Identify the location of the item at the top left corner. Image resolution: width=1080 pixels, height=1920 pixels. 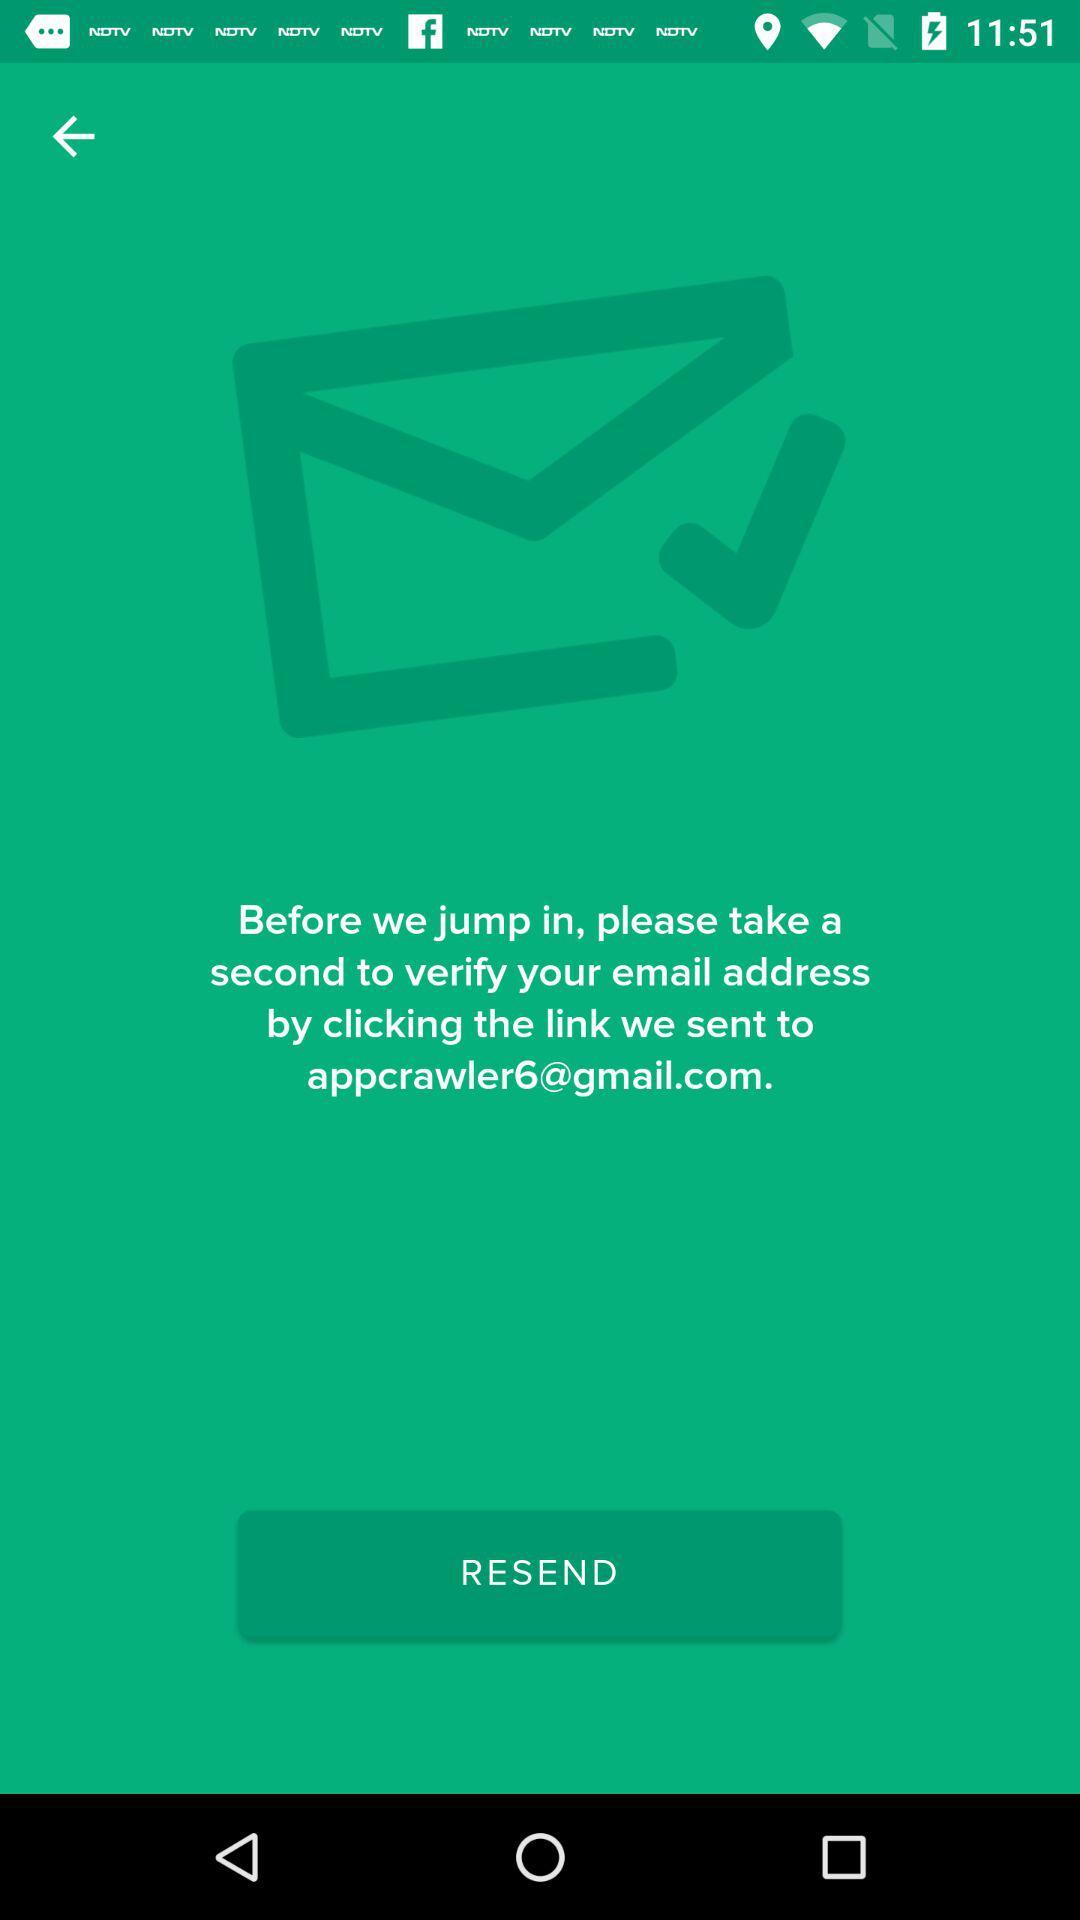
(72, 135).